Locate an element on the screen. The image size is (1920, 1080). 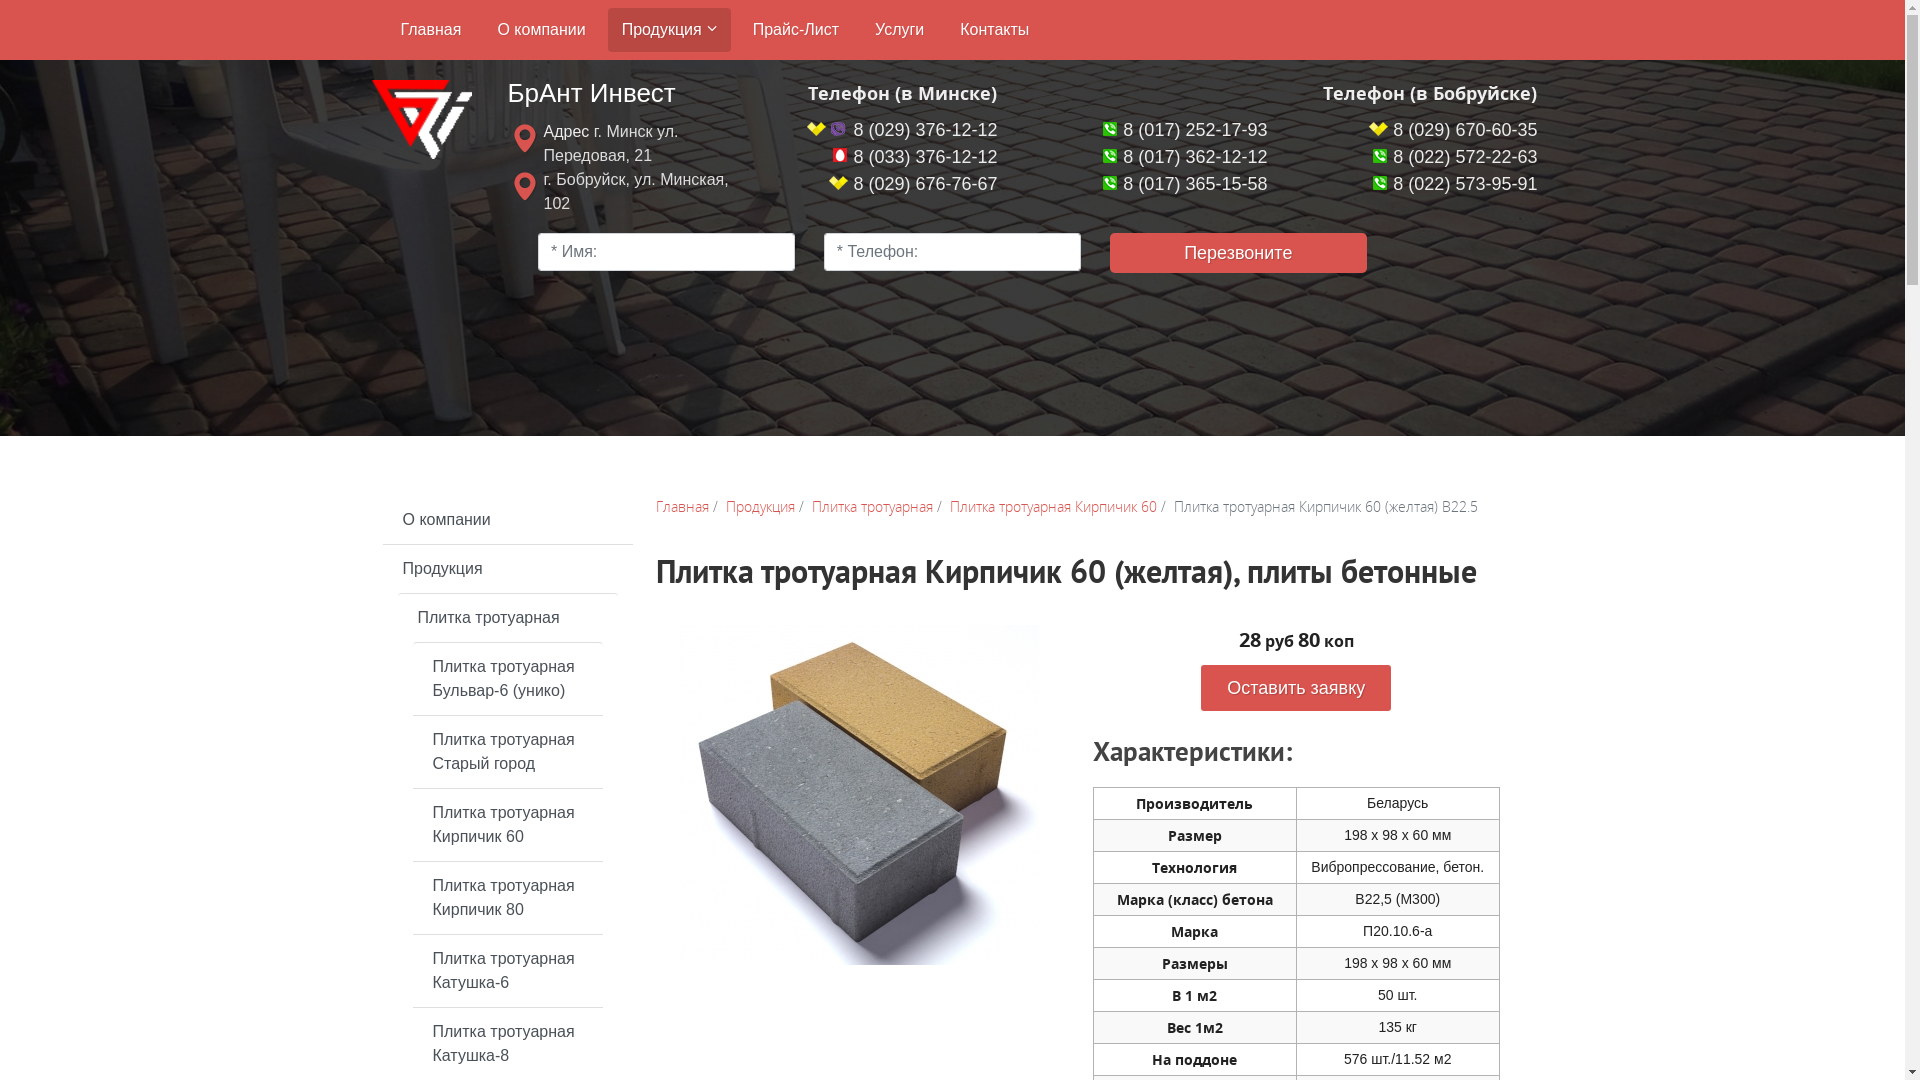
'8 (029) 376-12-12' is located at coordinates (806, 130).